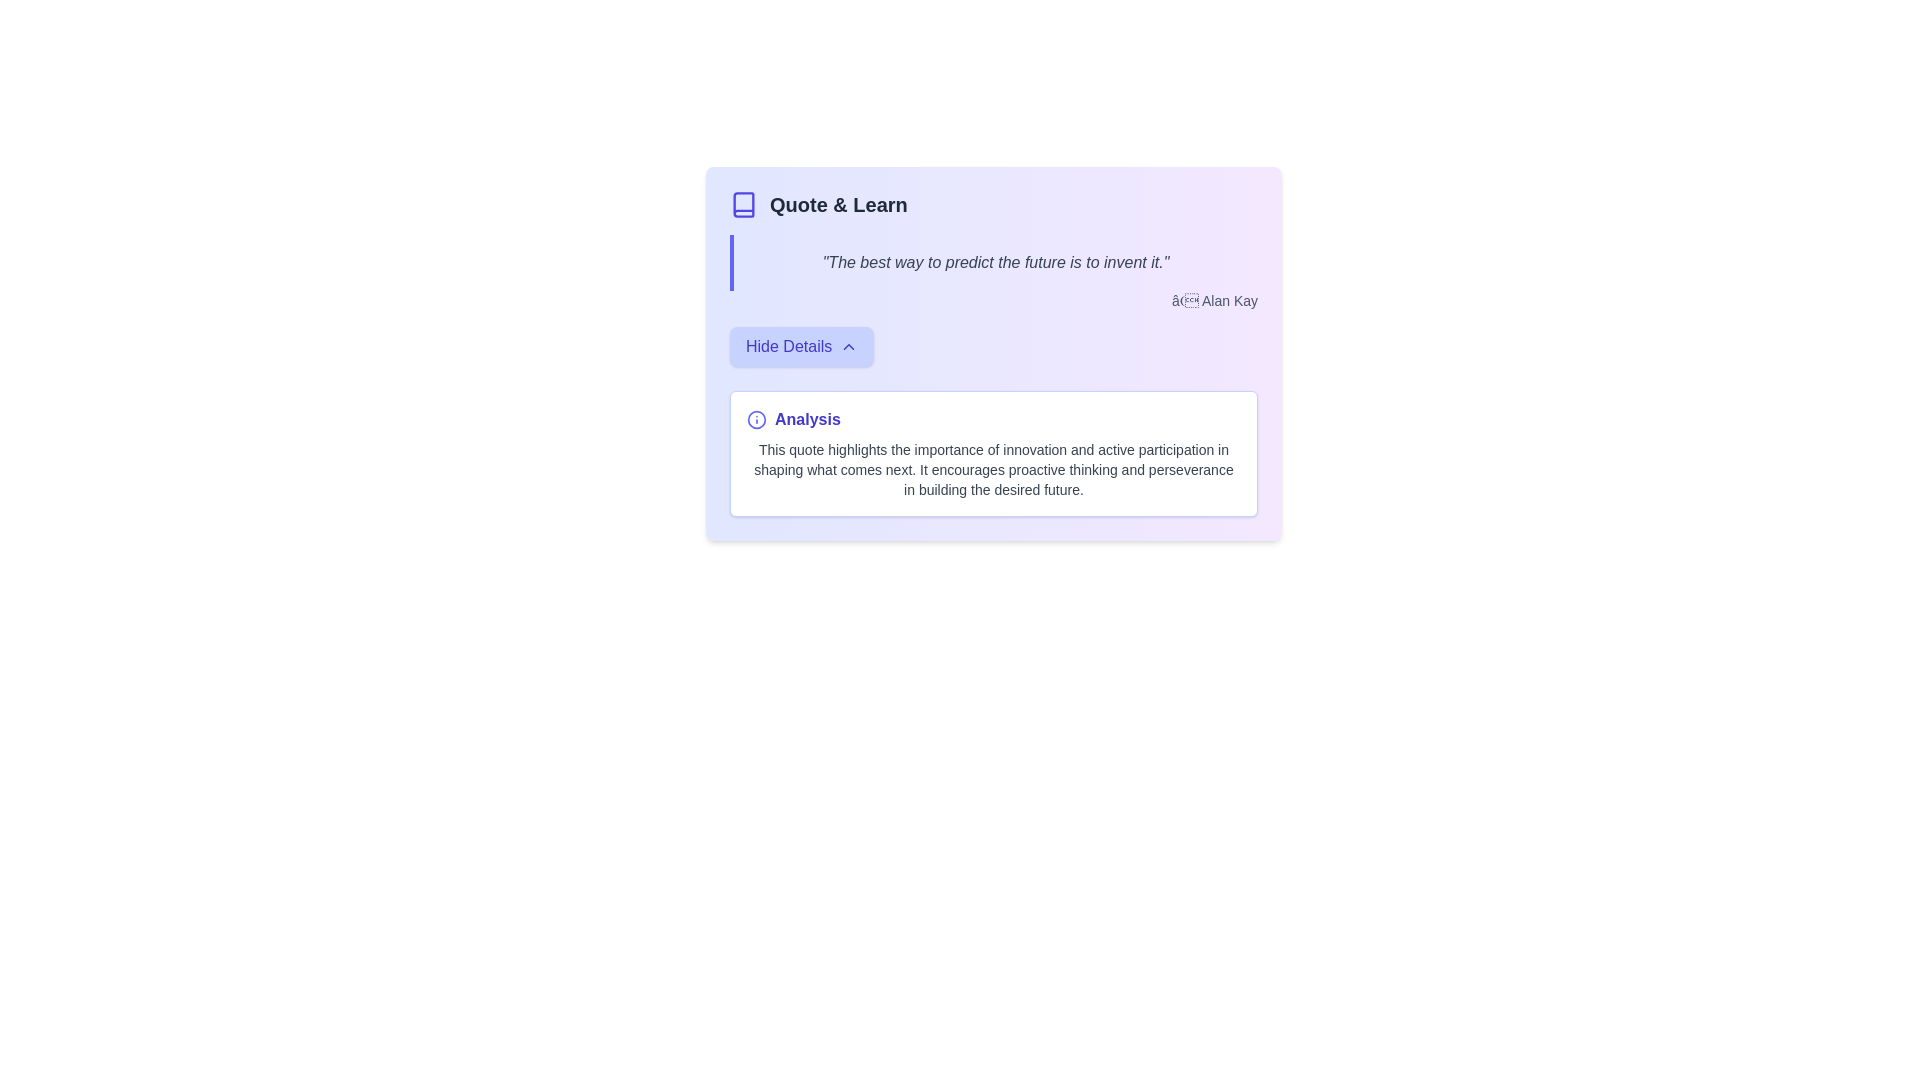 The width and height of the screenshot is (1920, 1080). Describe the element at coordinates (993, 261) in the screenshot. I see `the highlighted quote text displayed in italicized font, which reads: 'The best way to predict the future is to invent it.' This text block is located beneath the section title 'Quote & Learn.'` at that location.